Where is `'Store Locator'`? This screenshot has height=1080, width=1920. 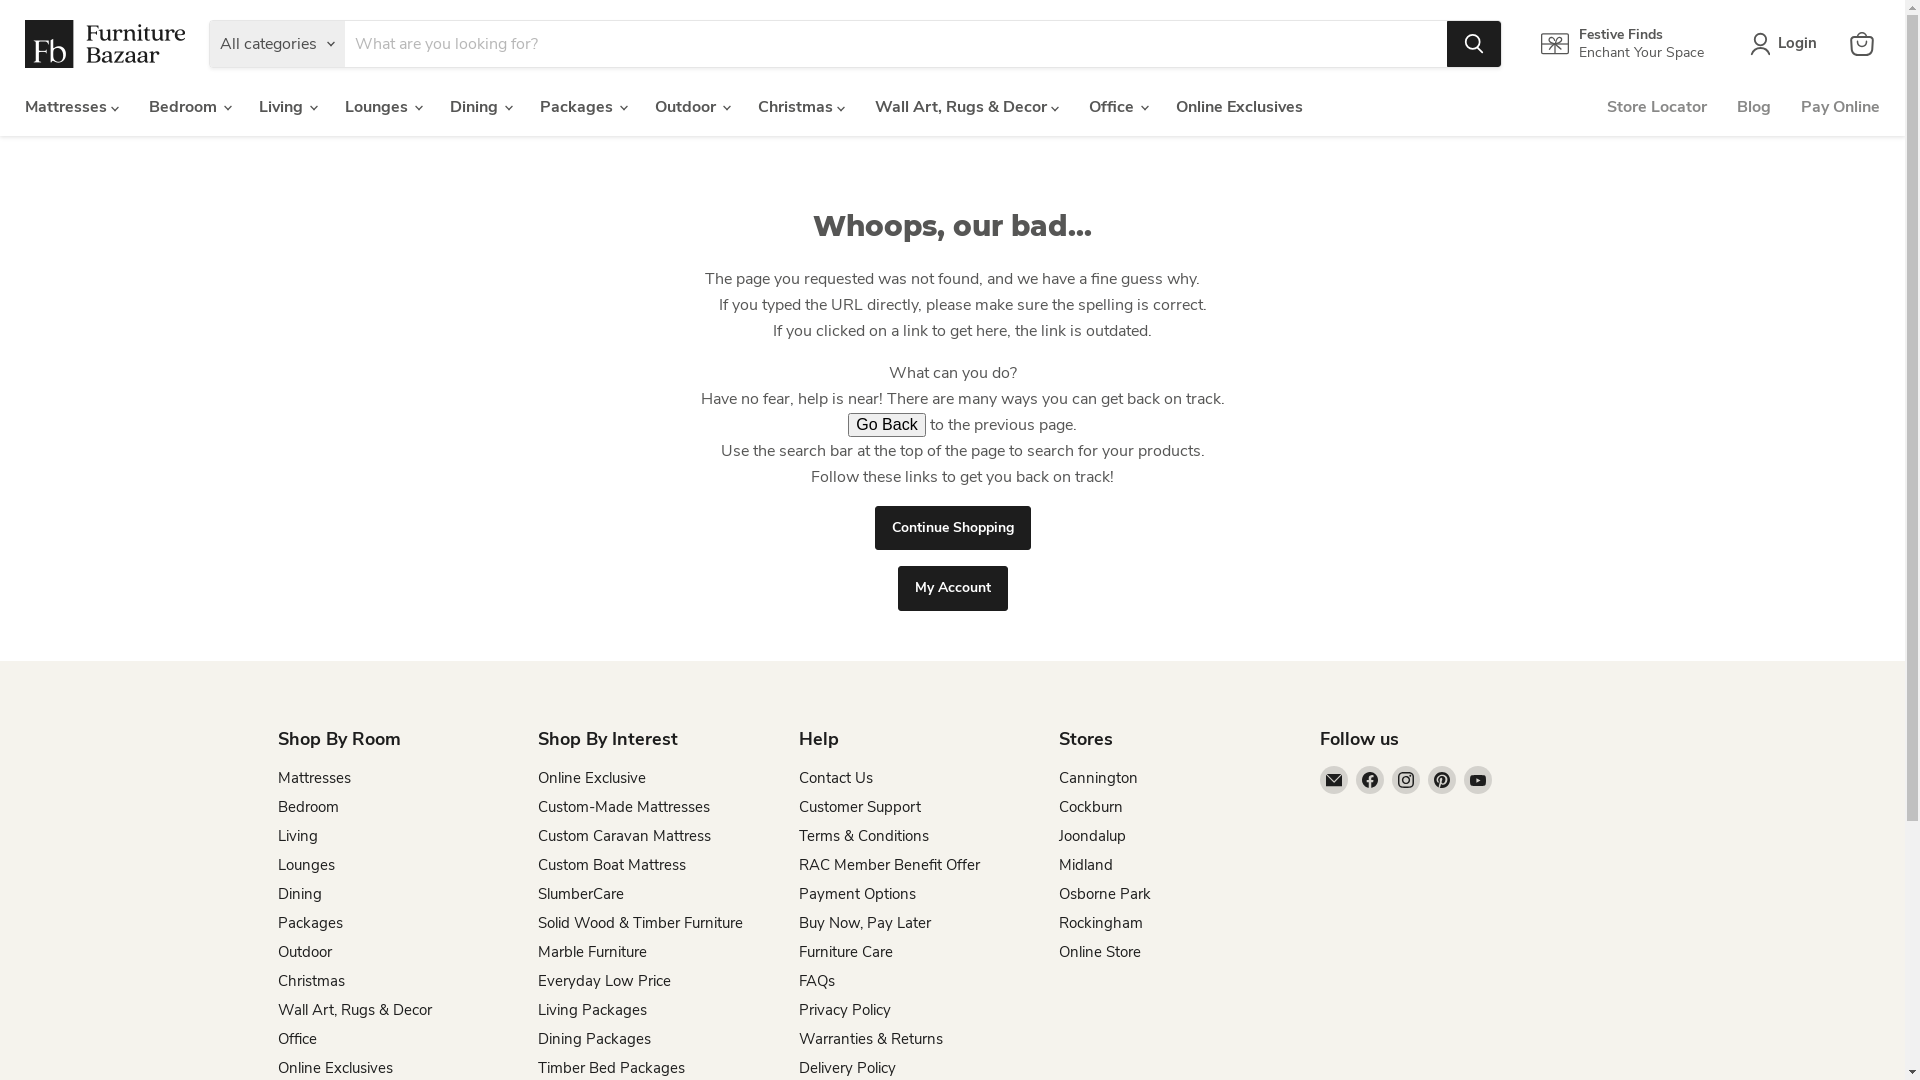 'Store Locator' is located at coordinates (1656, 107).